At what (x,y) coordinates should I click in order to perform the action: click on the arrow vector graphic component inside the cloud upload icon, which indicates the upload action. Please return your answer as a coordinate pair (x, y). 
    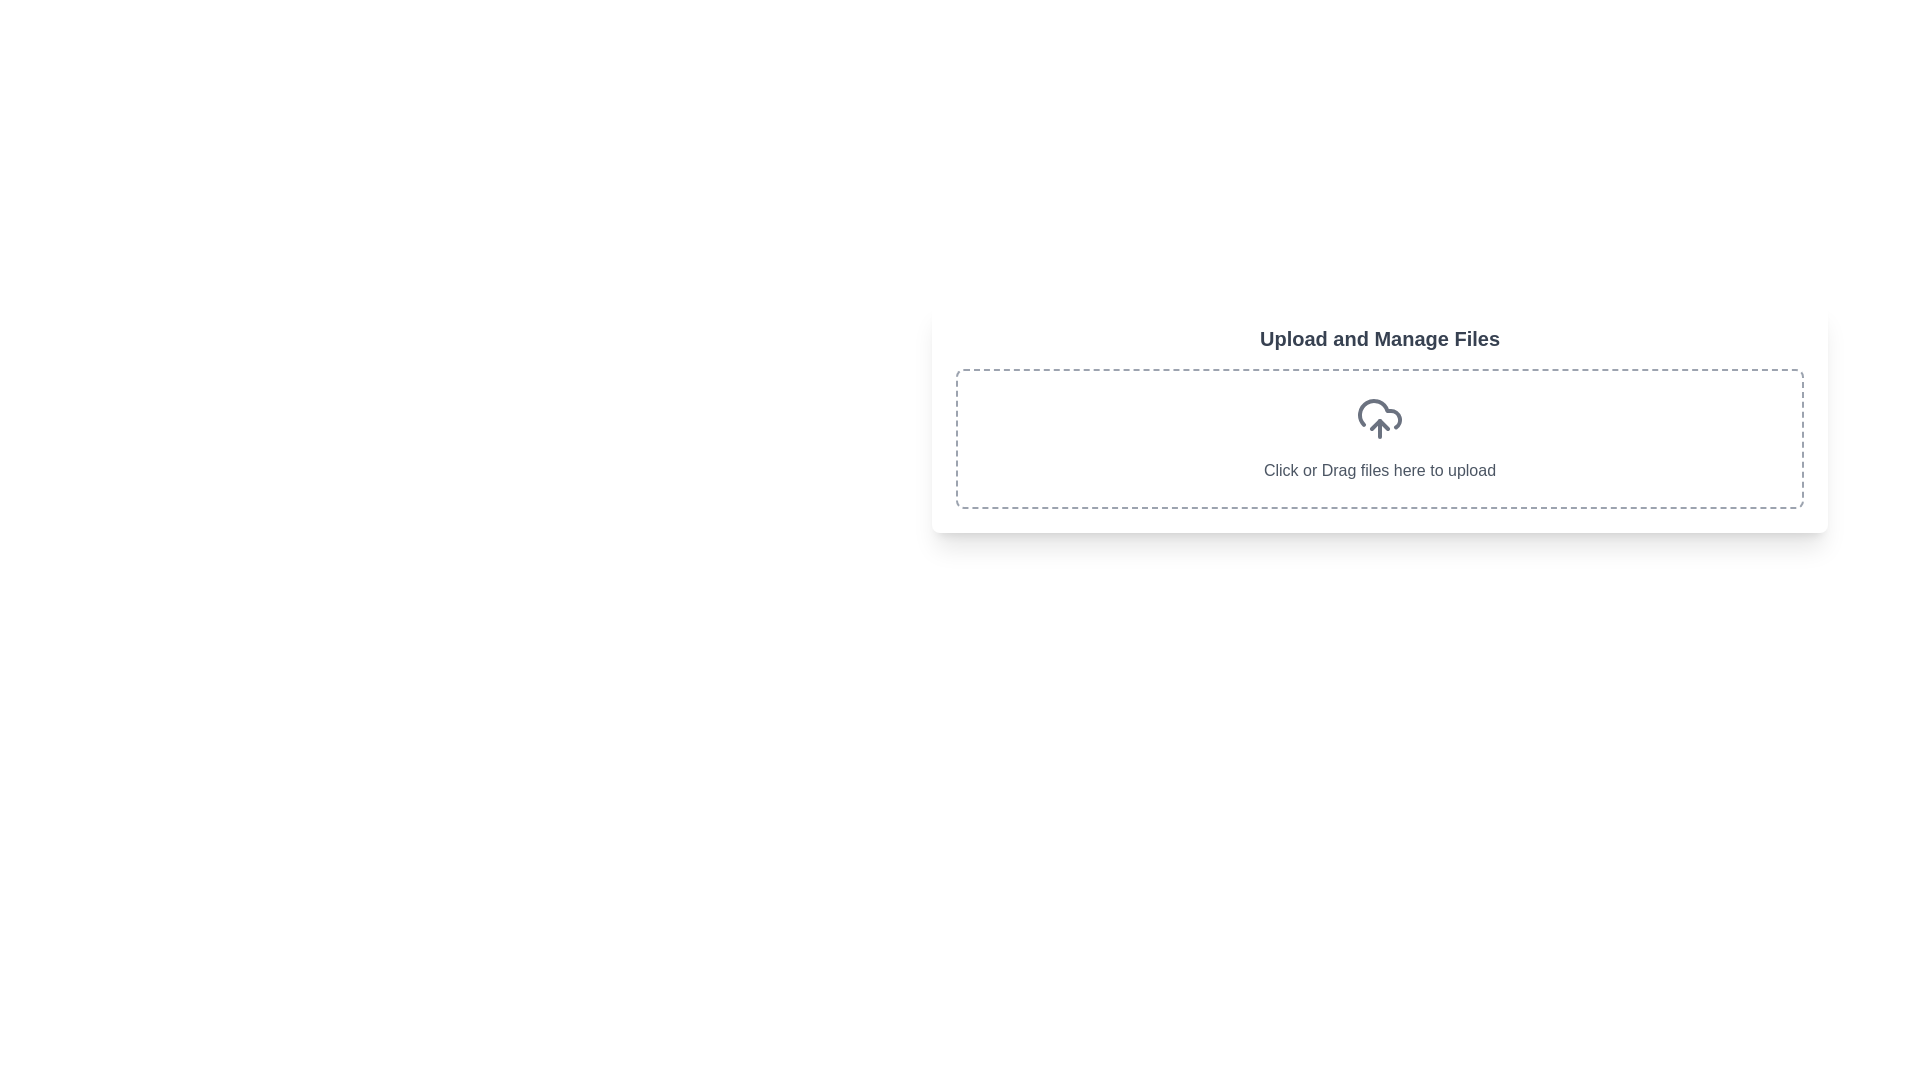
    Looking at the image, I should click on (1379, 423).